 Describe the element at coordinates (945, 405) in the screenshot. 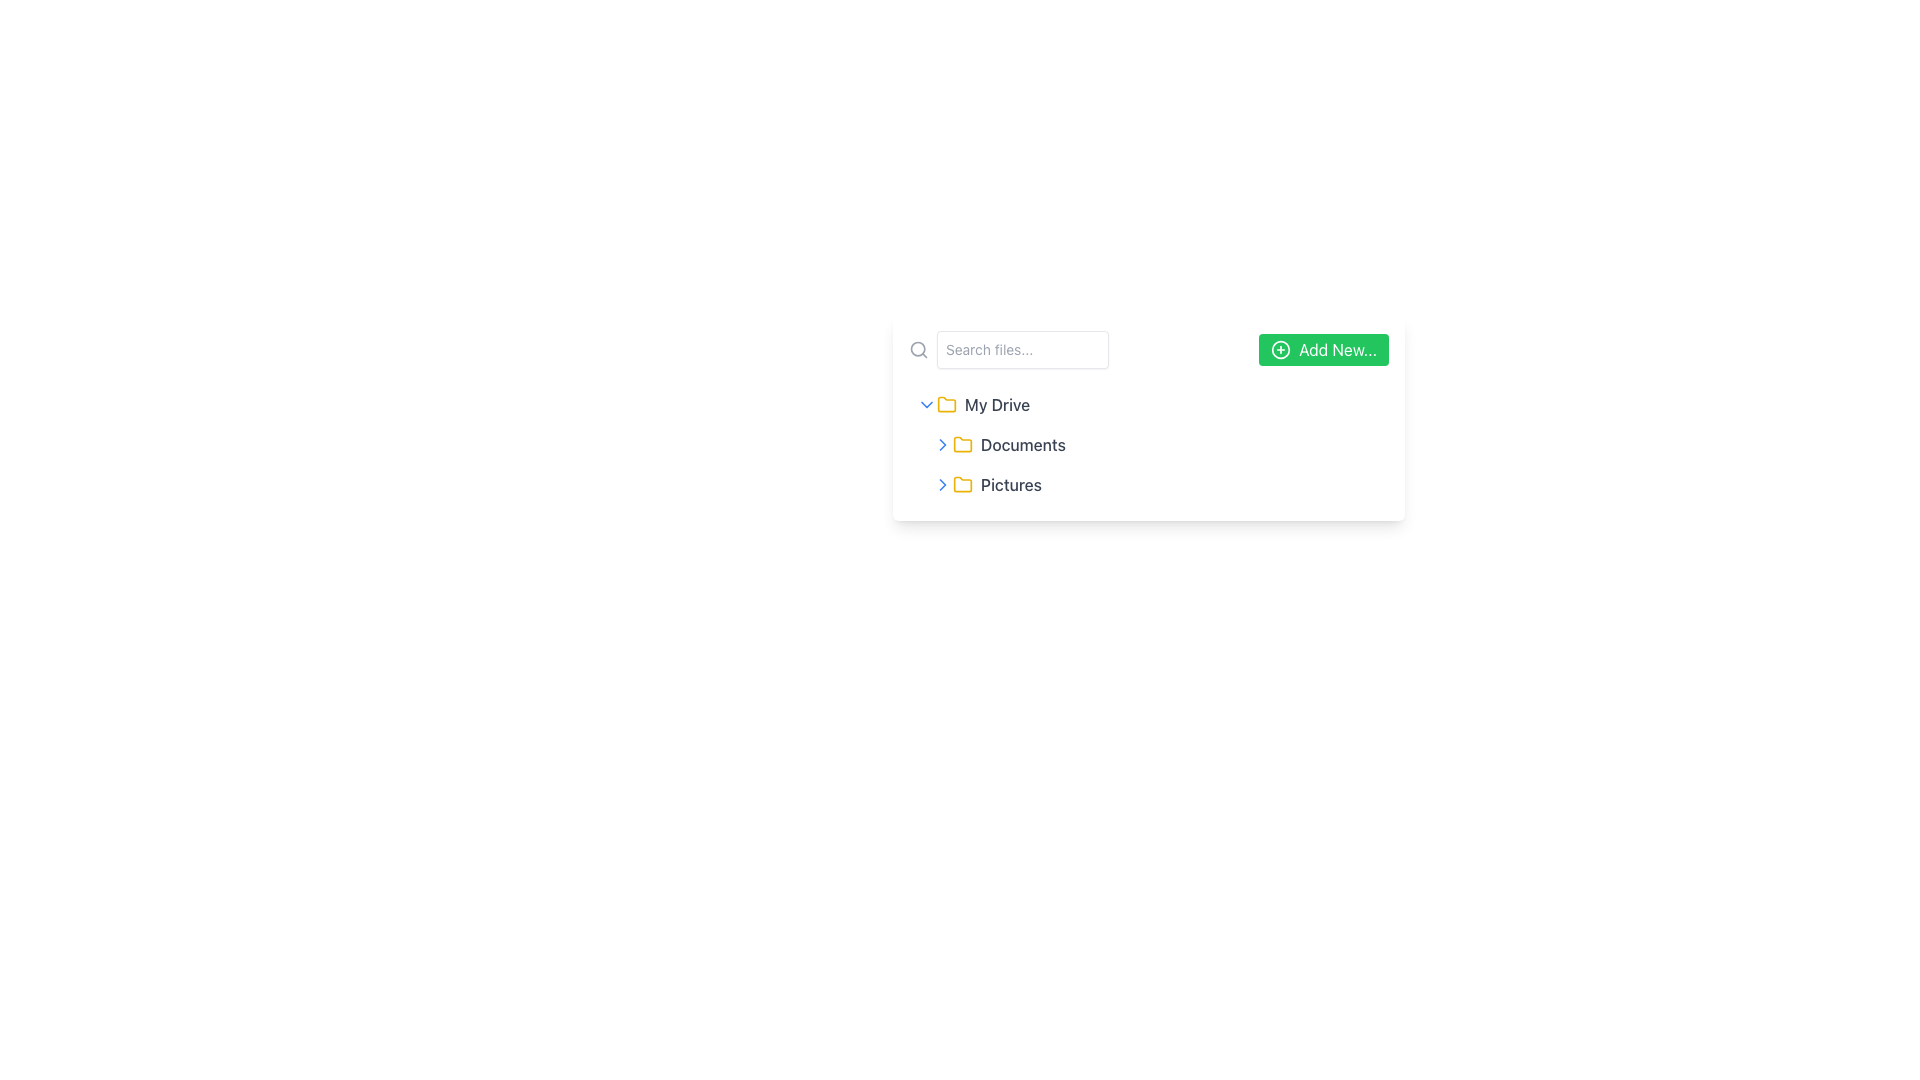

I see `the folder icon representing the 'My Drive' section, which is the third visual element in the left panel, located between a blue downward-chevron and the text 'My Drive'` at that location.